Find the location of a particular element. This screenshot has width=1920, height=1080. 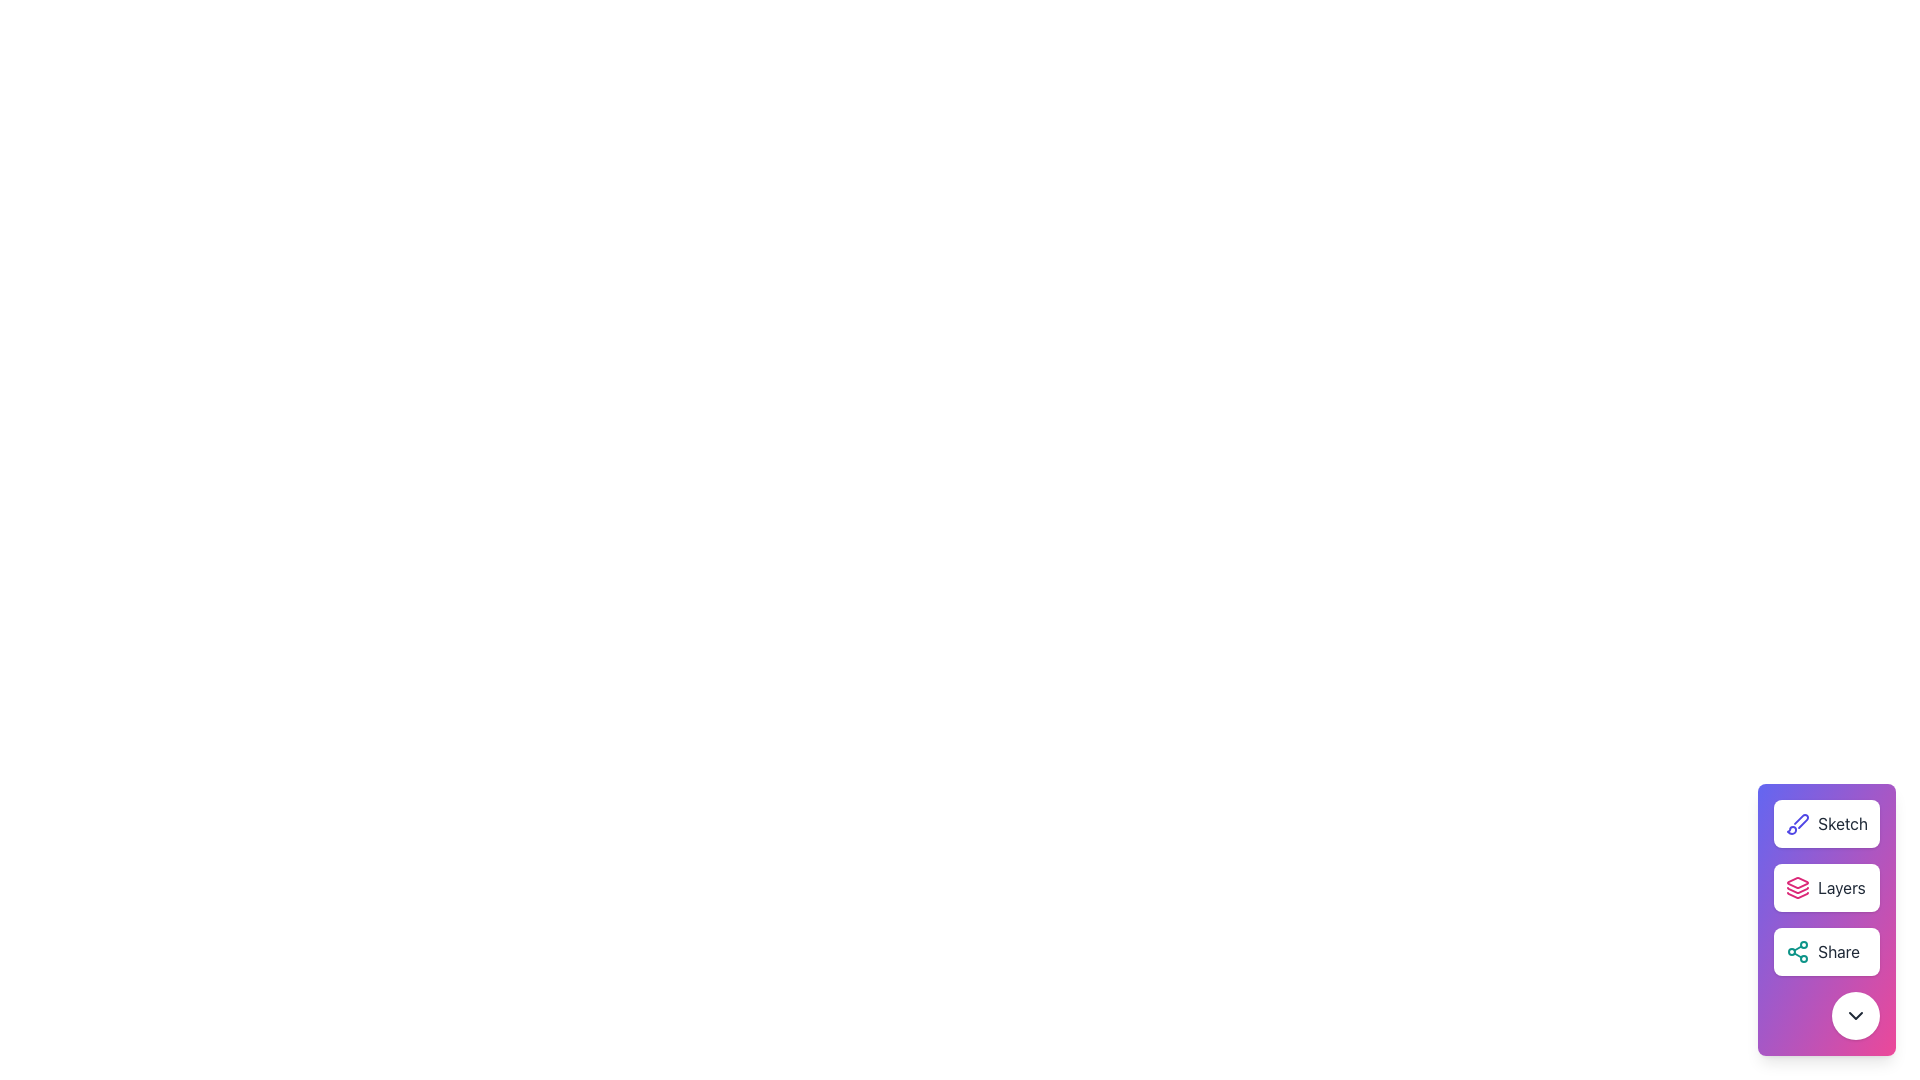

the topmost triangular shape icon in the 'Layers' button group on the right side of the interface is located at coordinates (1798, 882).